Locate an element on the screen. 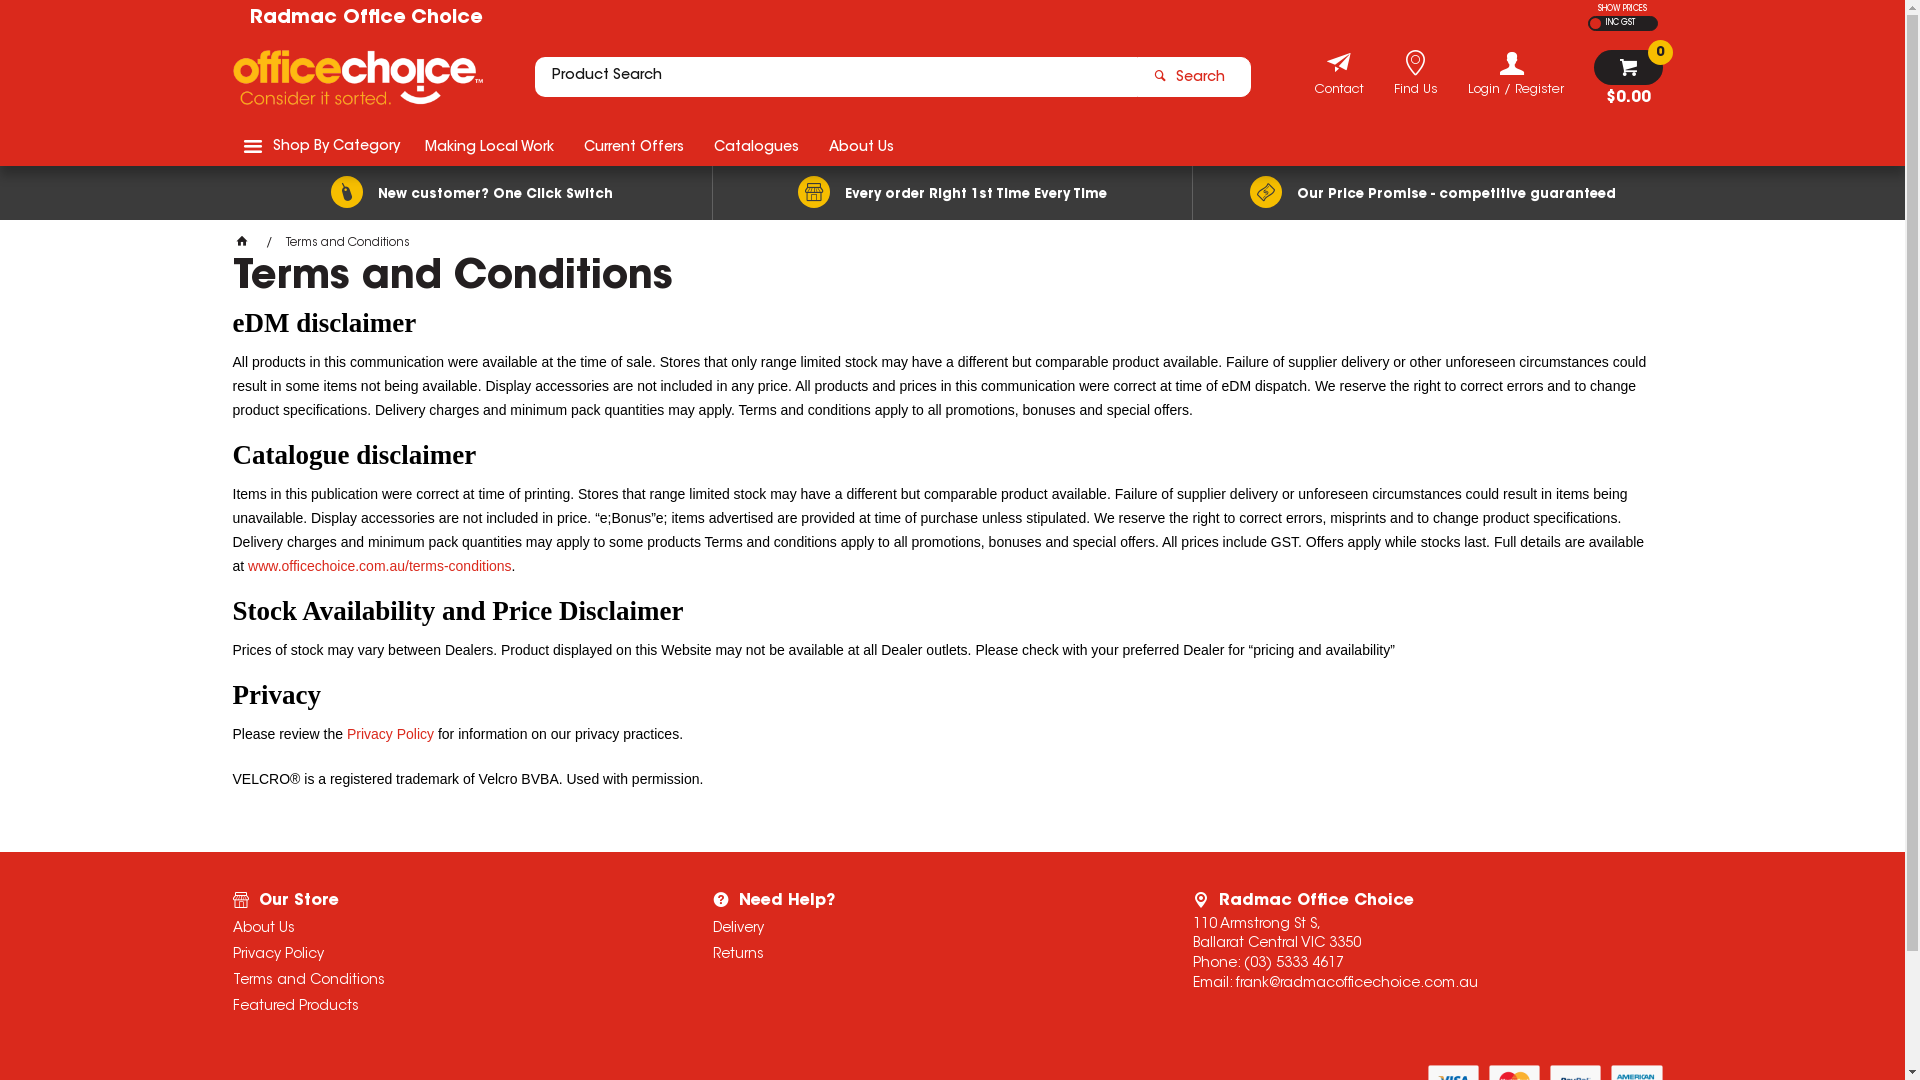  'Contact' is located at coordinates (1338, 92).